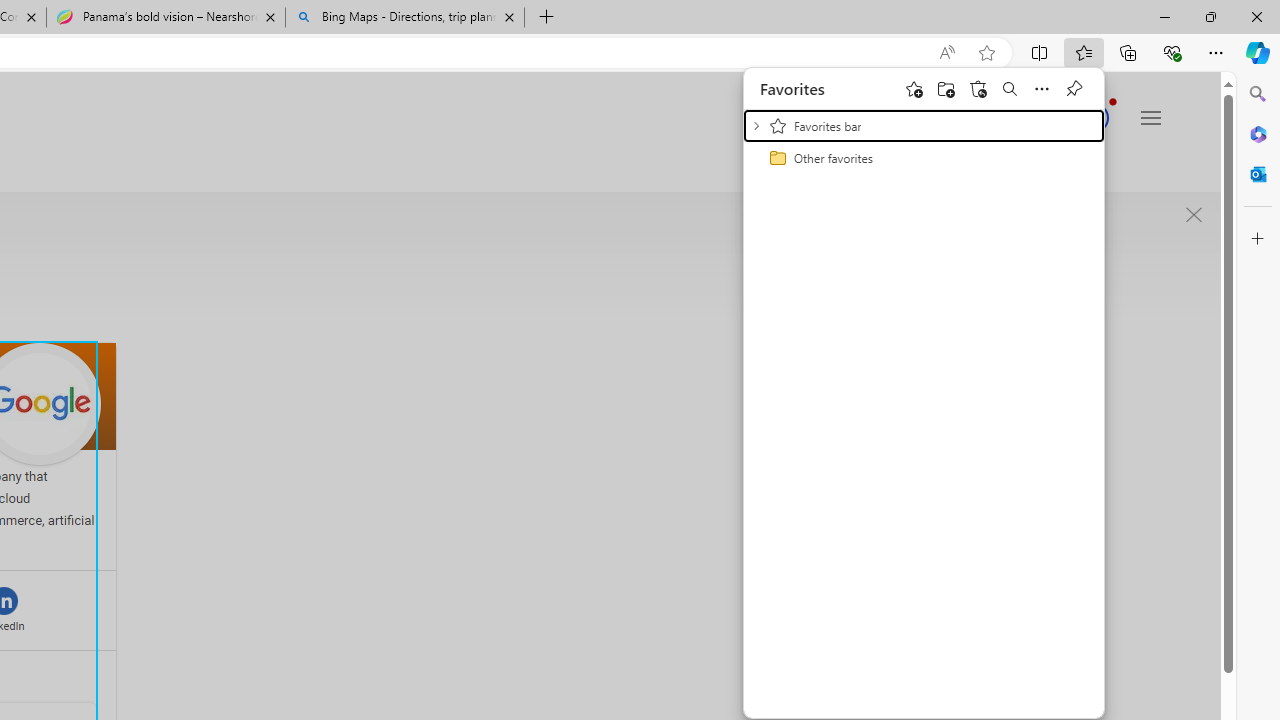 This screenshot has width=1280, height=720. I want to click on 'Pin favorites', so click(1072, 87).